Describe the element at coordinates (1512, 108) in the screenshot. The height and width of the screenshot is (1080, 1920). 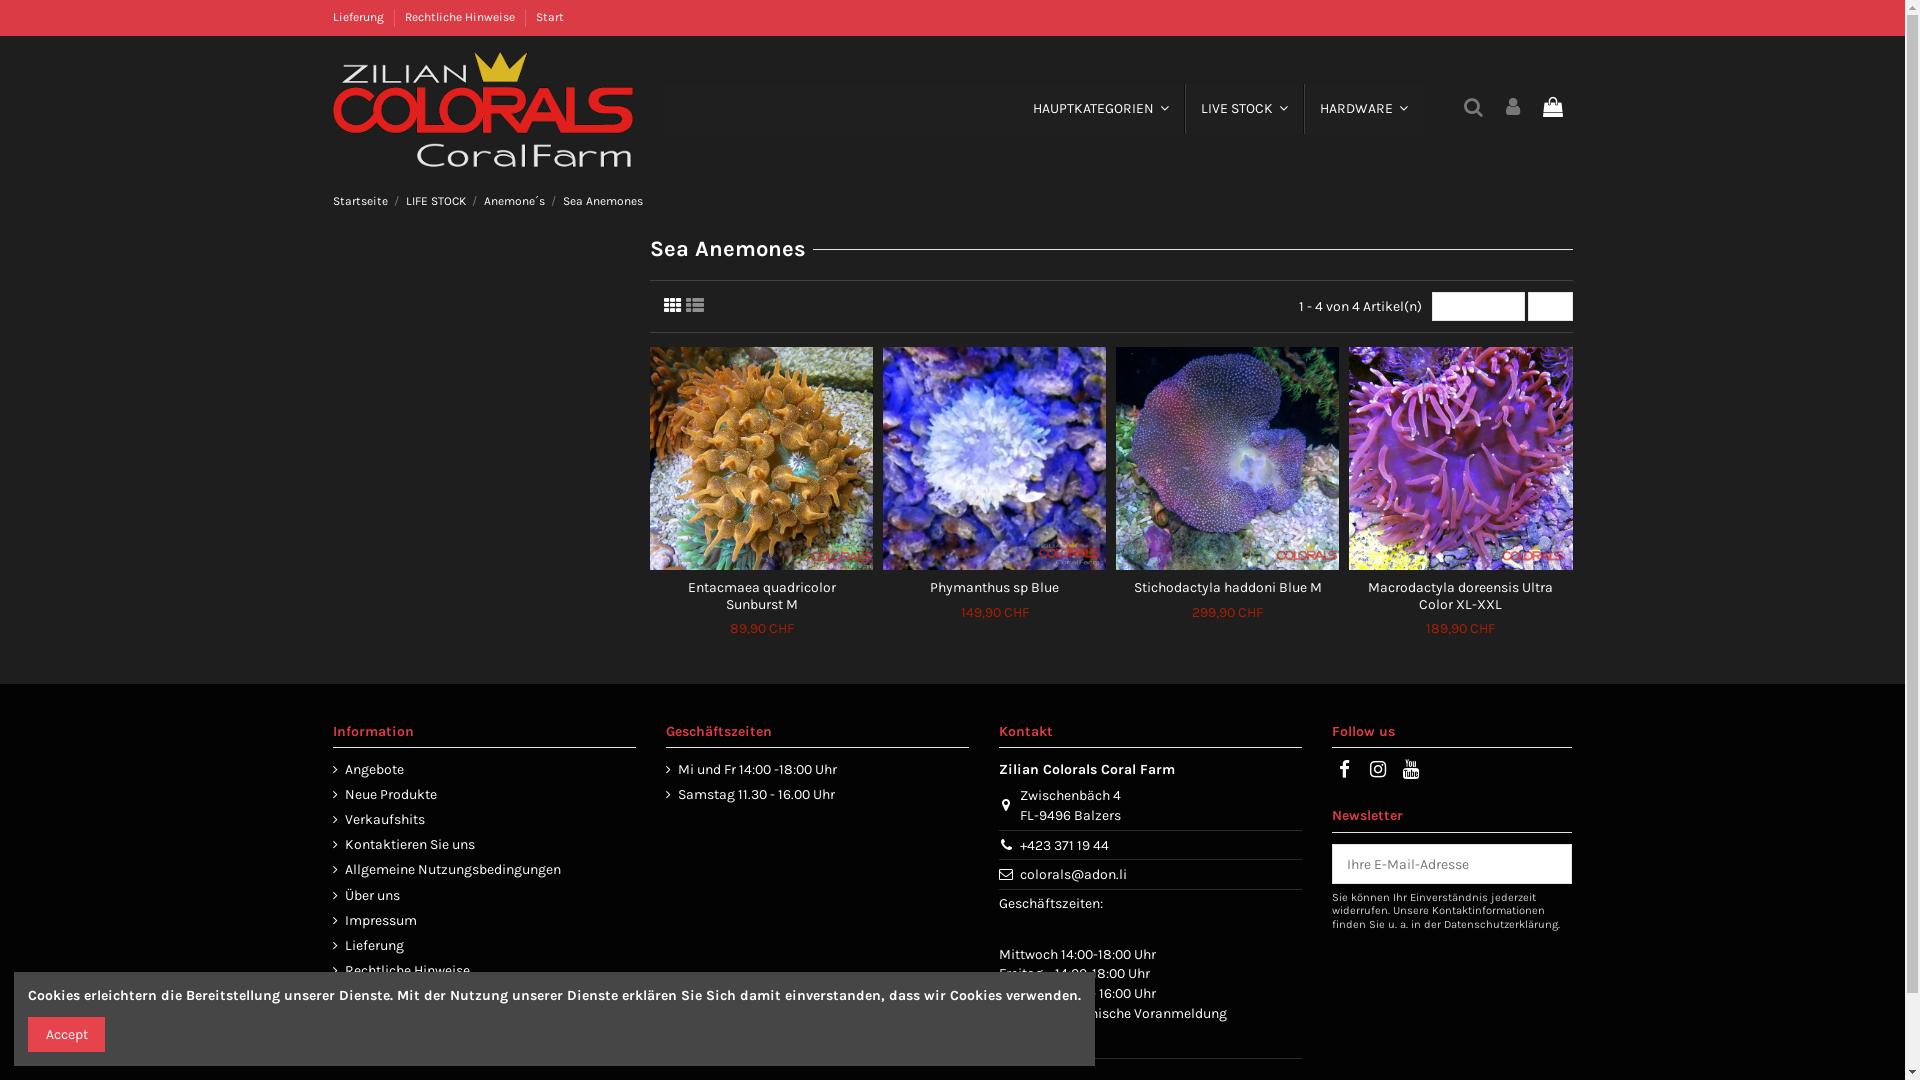
I see `'Anmelden zu Ihrem Kundenbereich'` at that location.